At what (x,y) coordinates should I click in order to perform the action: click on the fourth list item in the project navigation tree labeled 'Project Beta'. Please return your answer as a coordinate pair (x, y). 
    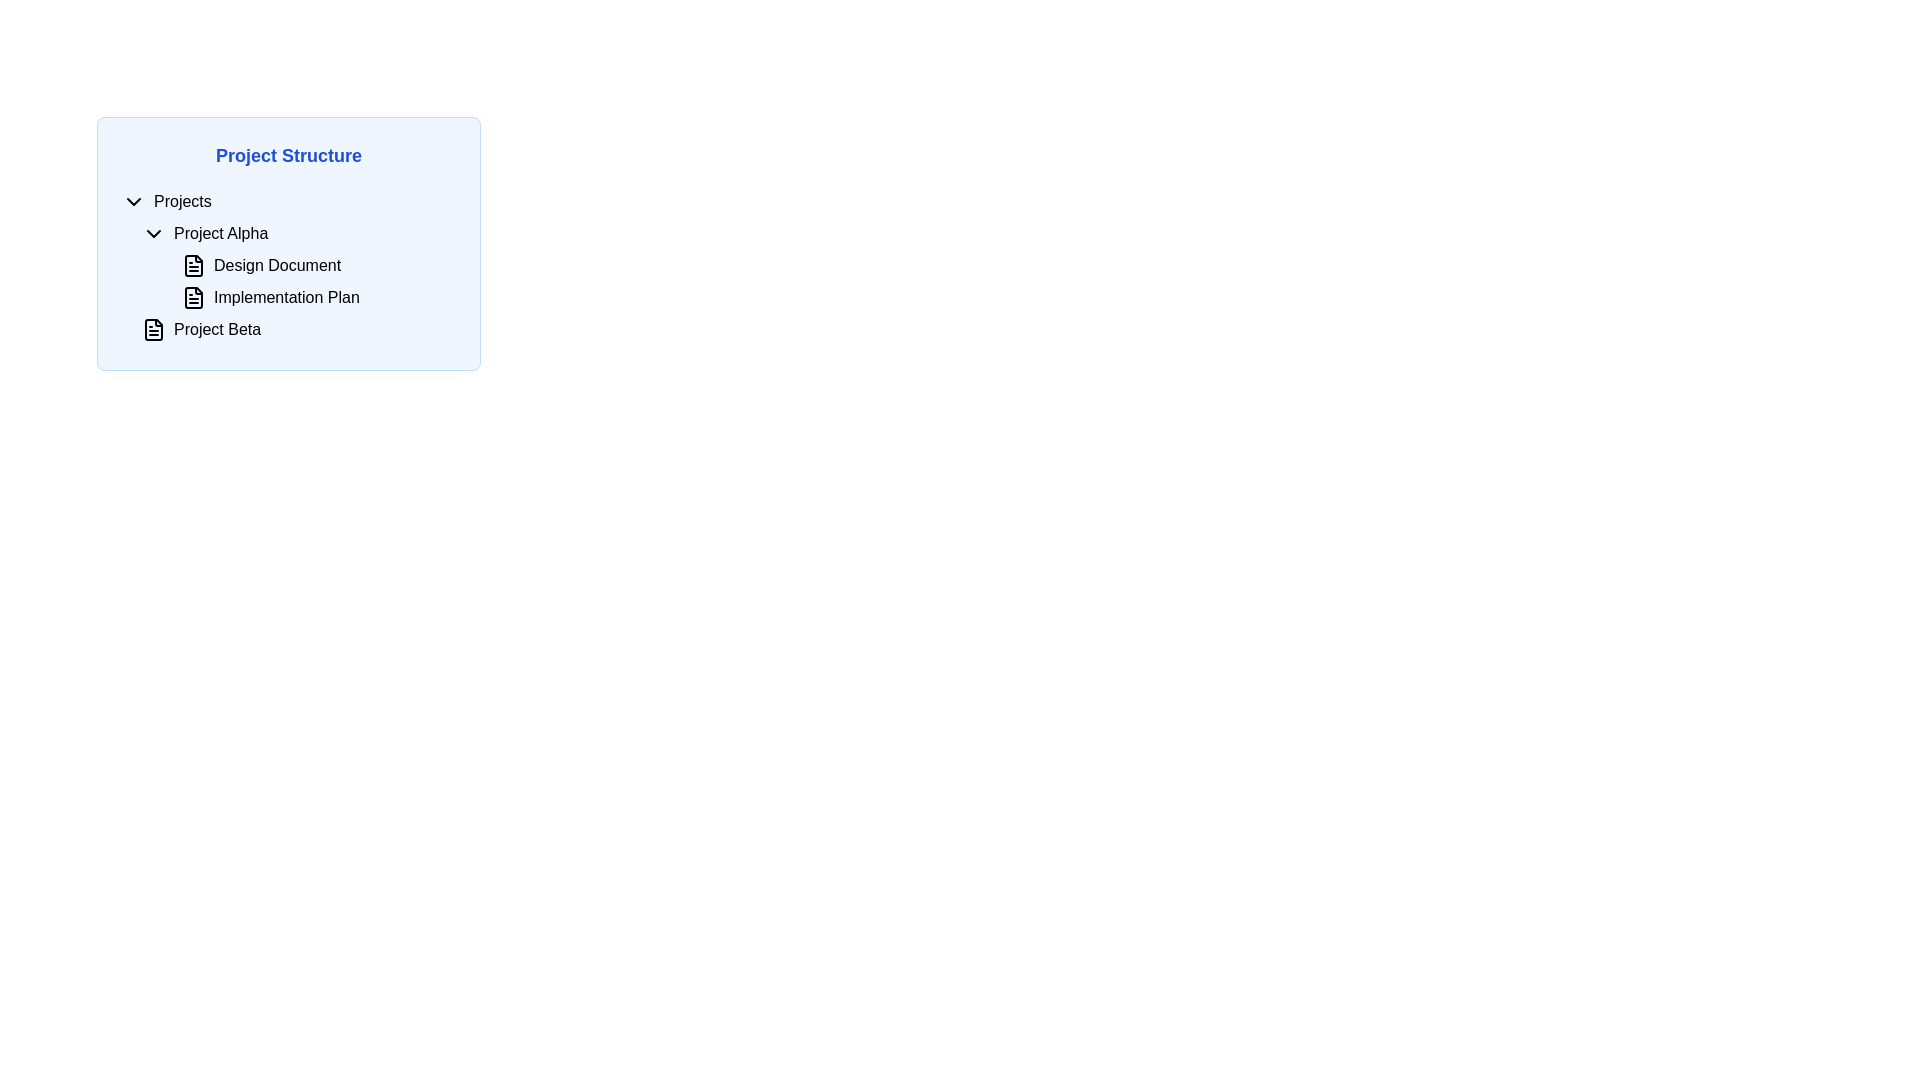
    Looking at the image, I should click on (287, 329).